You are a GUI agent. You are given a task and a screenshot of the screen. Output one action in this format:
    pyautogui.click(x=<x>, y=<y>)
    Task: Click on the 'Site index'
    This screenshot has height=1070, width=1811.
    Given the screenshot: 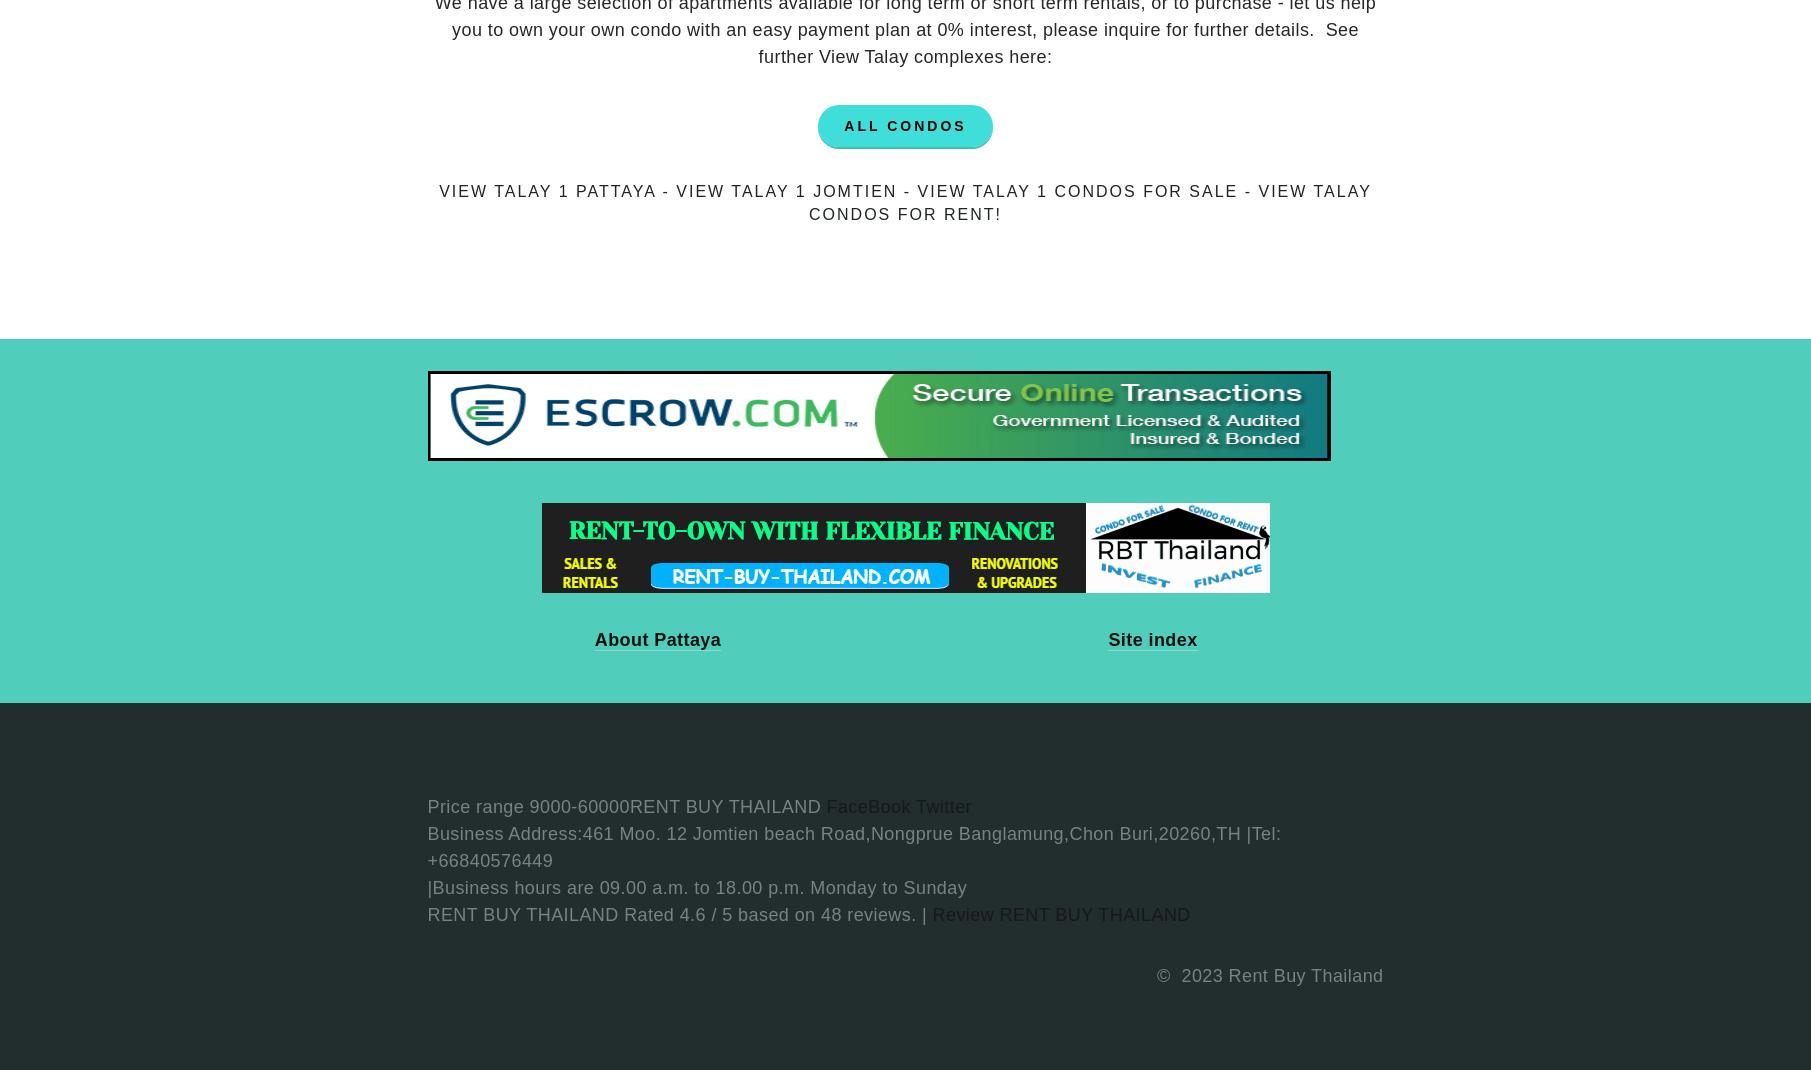 What is the action you would take?
    pyautogui.click(x=1151, y=639)
    